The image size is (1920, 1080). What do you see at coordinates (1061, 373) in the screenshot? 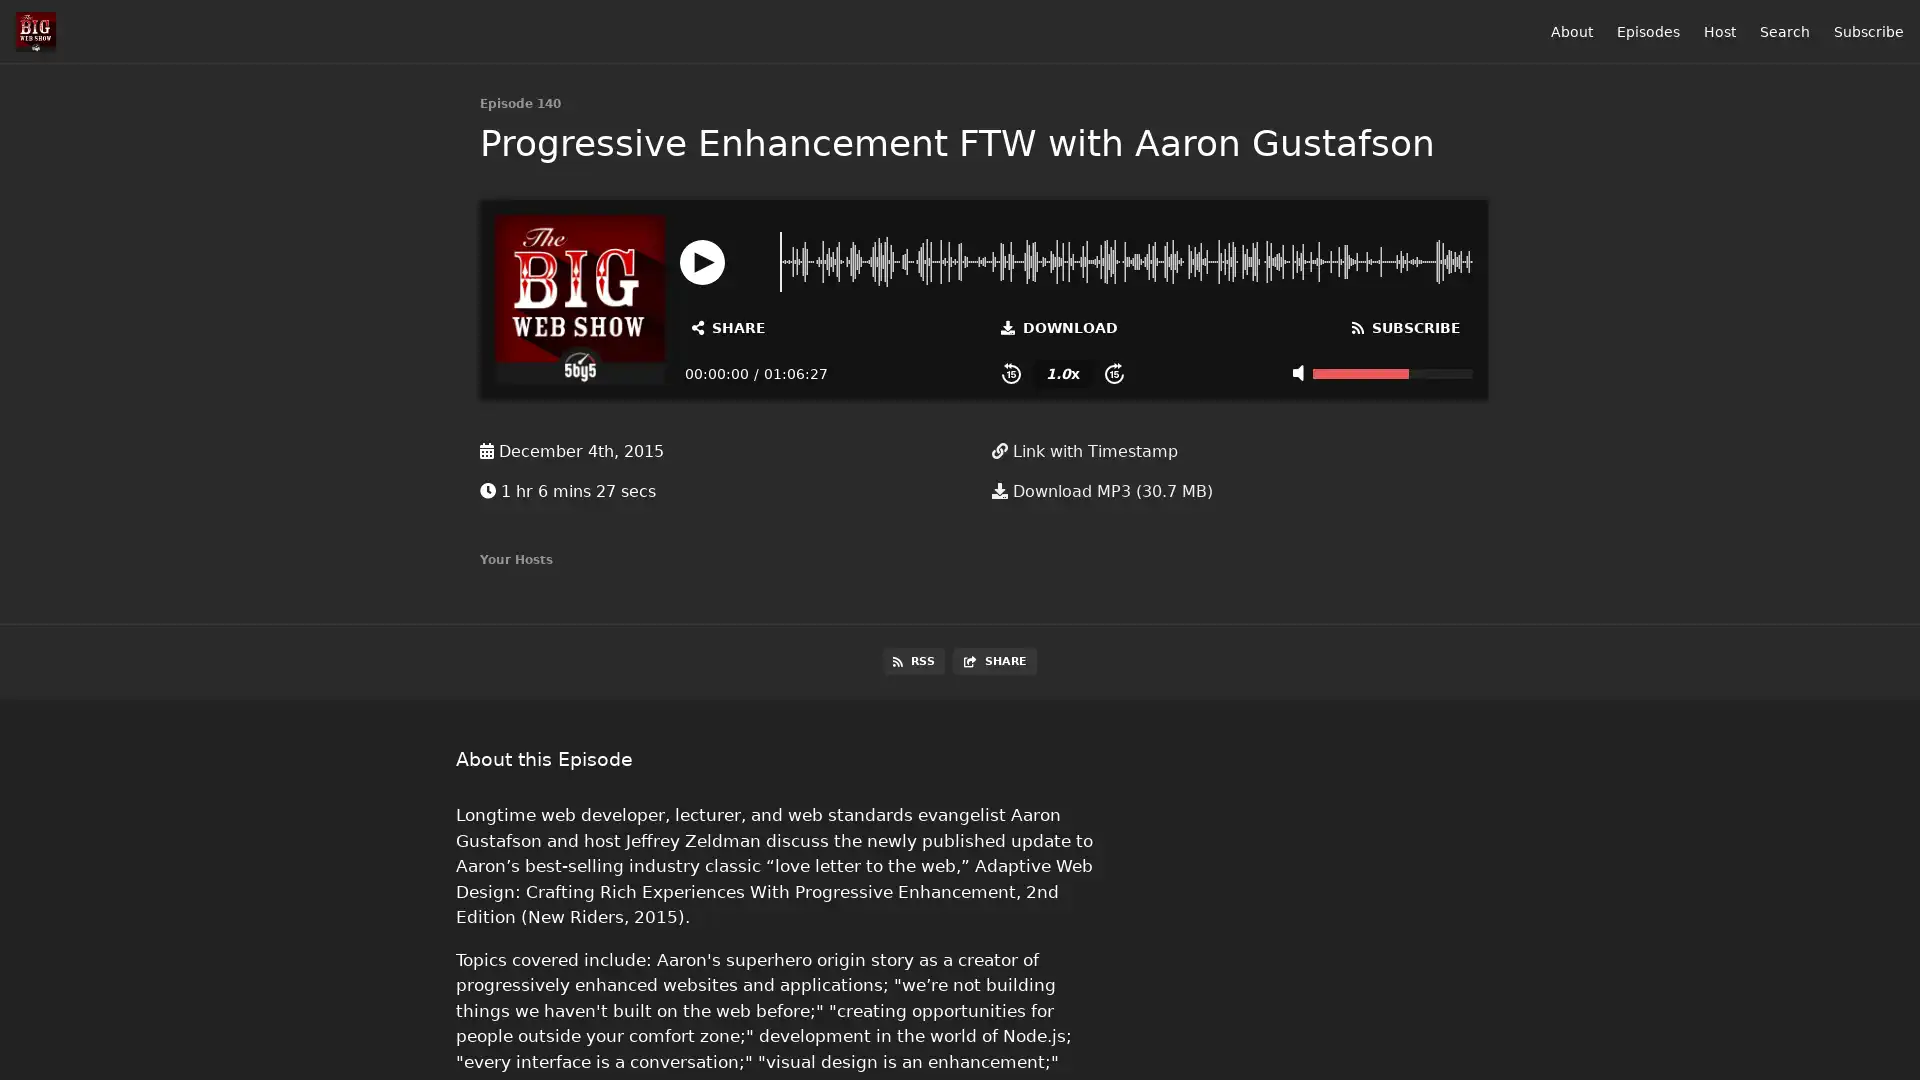
I see `Change Playback Speed` at bounding box center [1061, 373].